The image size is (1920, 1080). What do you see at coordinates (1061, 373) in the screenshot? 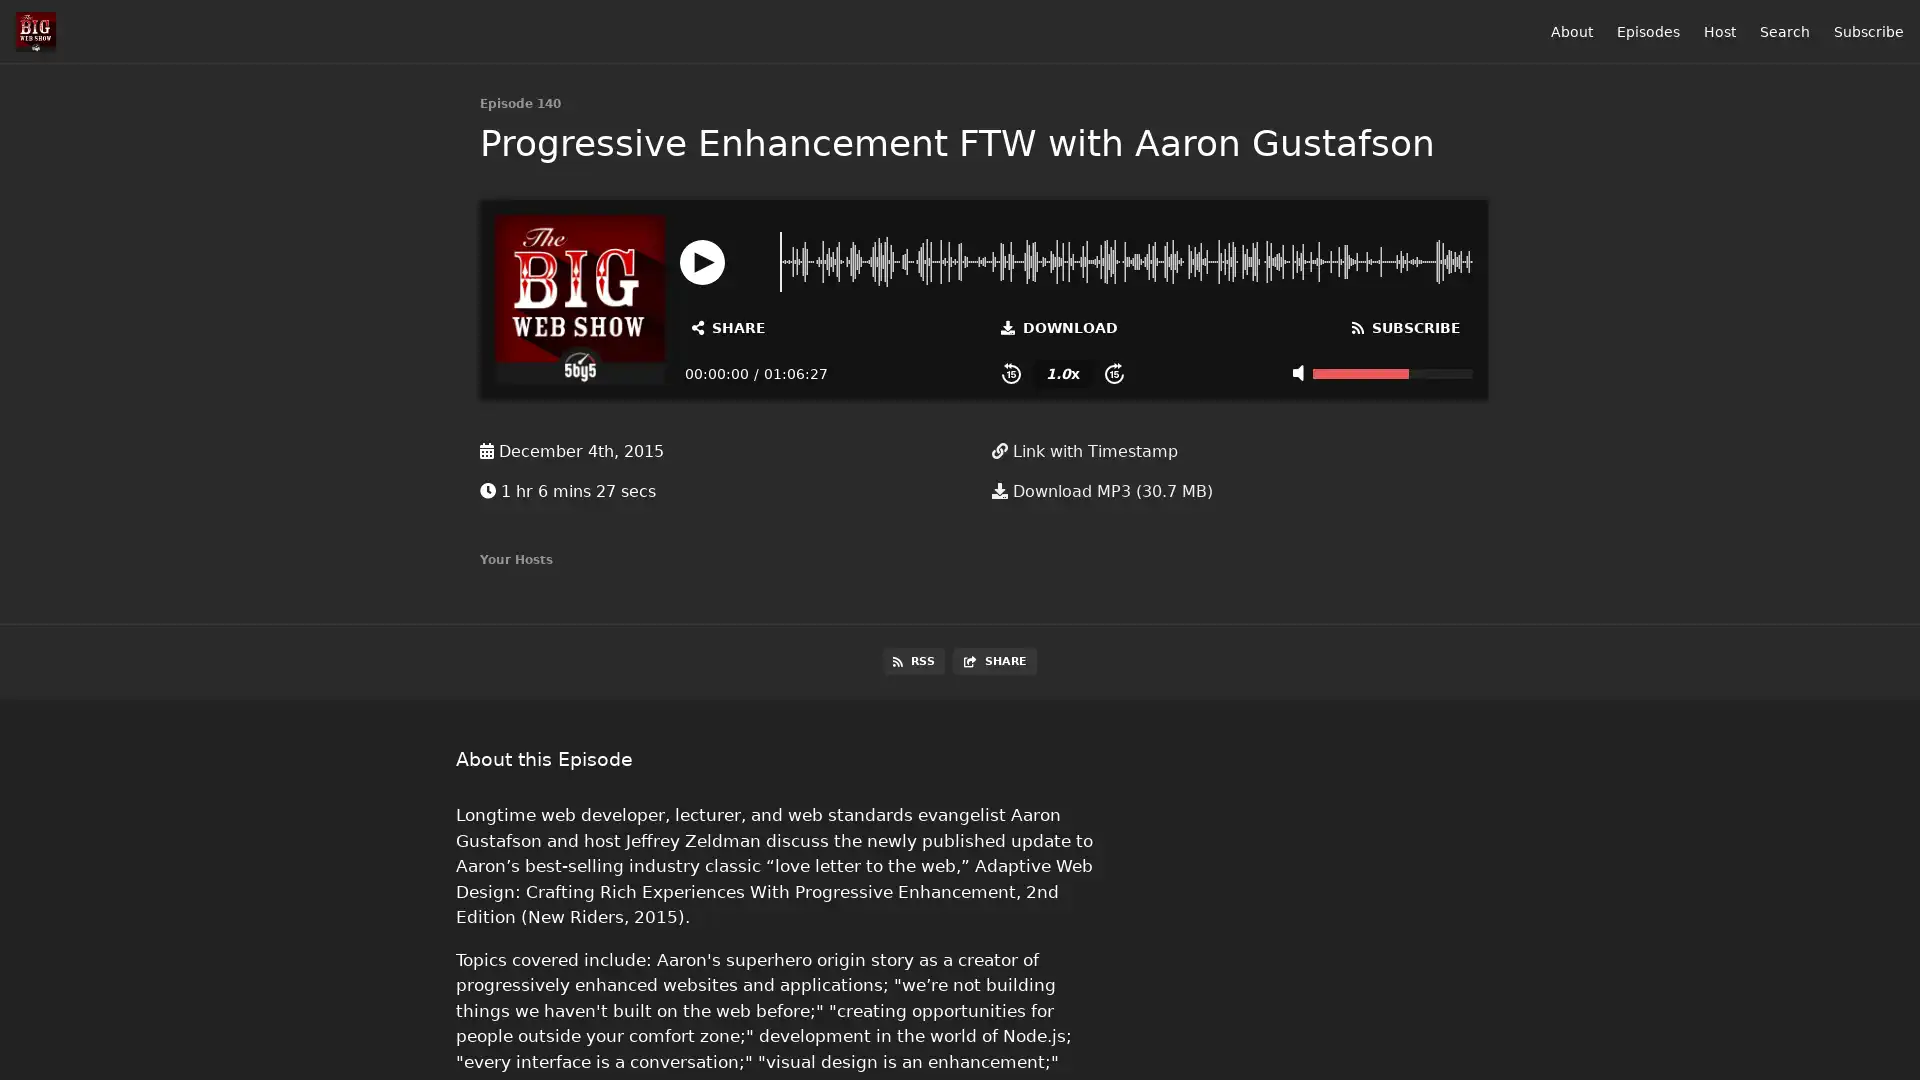
I see `Change Playback Speed` at bounding box center [1061, 373].